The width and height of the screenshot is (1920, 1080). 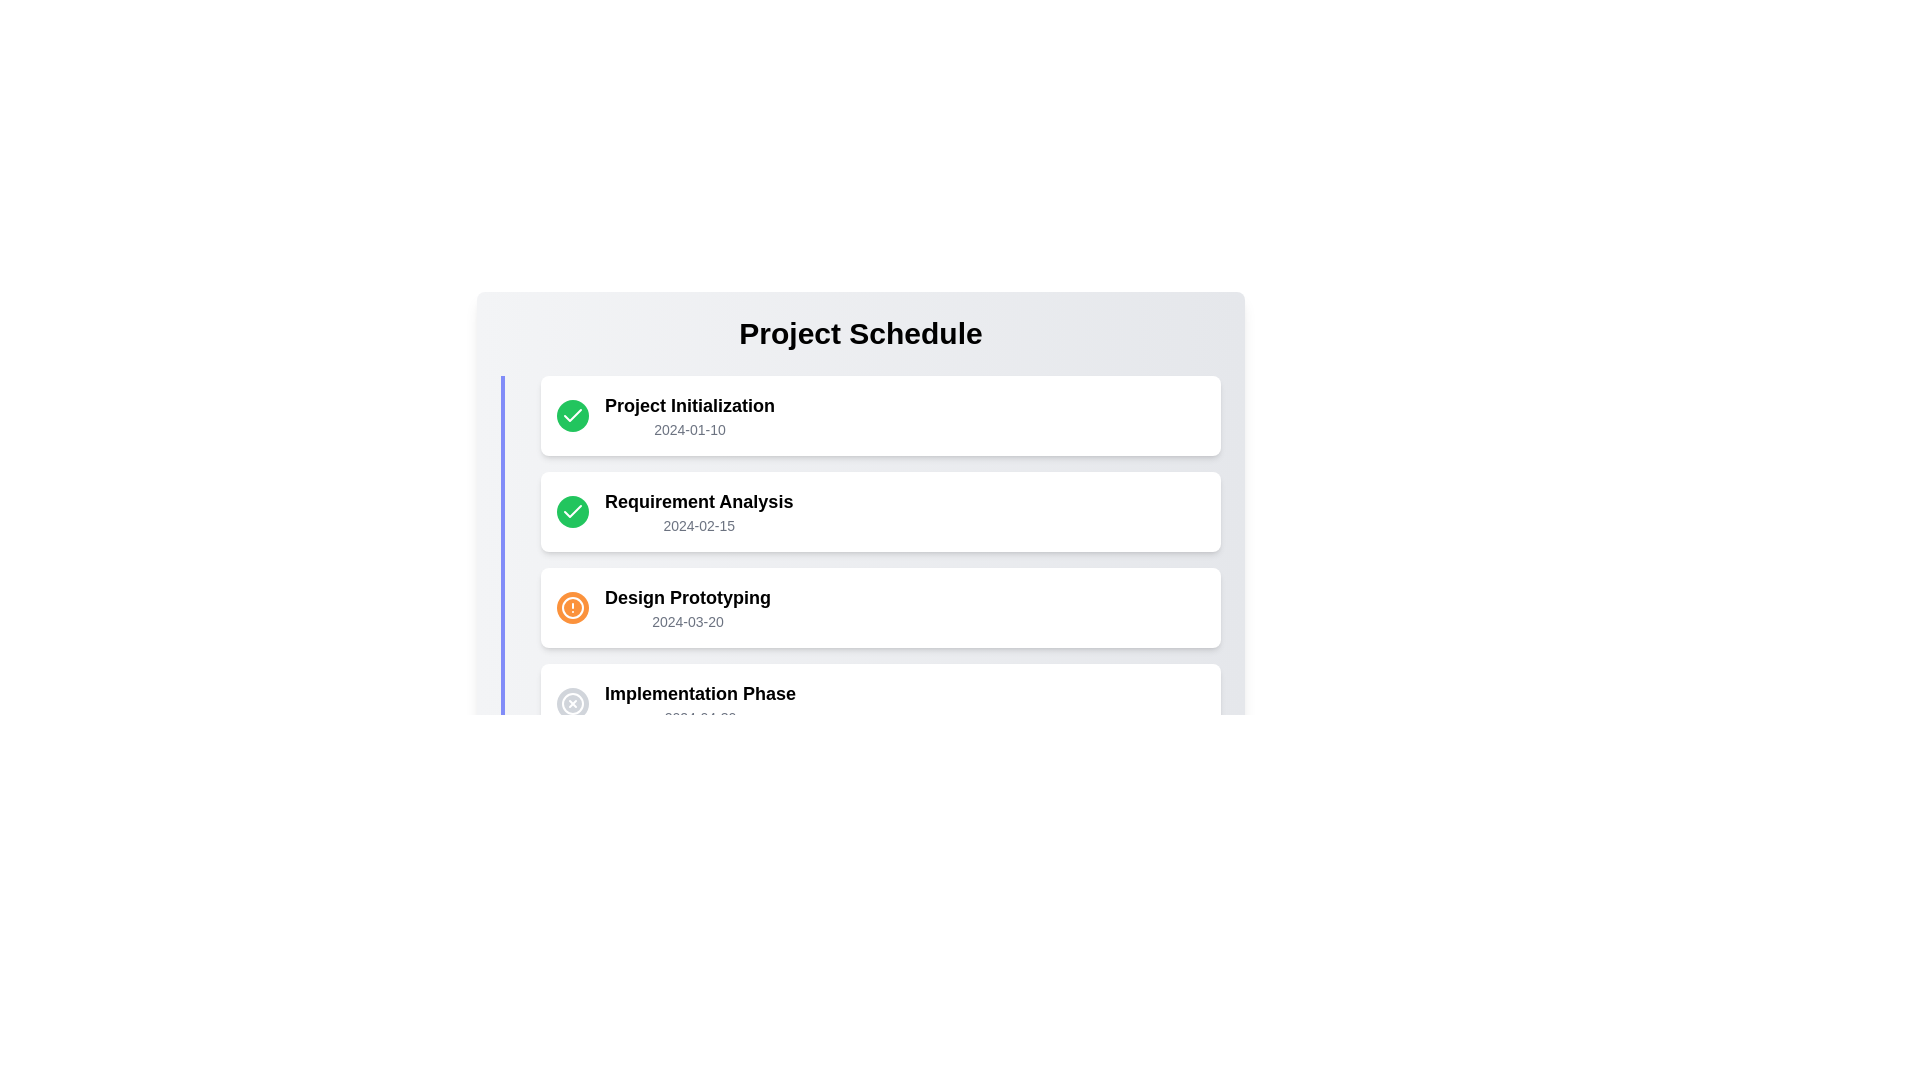 What do you see at coordinates (571, 607) in the screenshot?
I see `the circular icon with an orange background and white border, located in the 'Design Prototyping' row, third item in the project phases list` at bounding box center [571, 607].